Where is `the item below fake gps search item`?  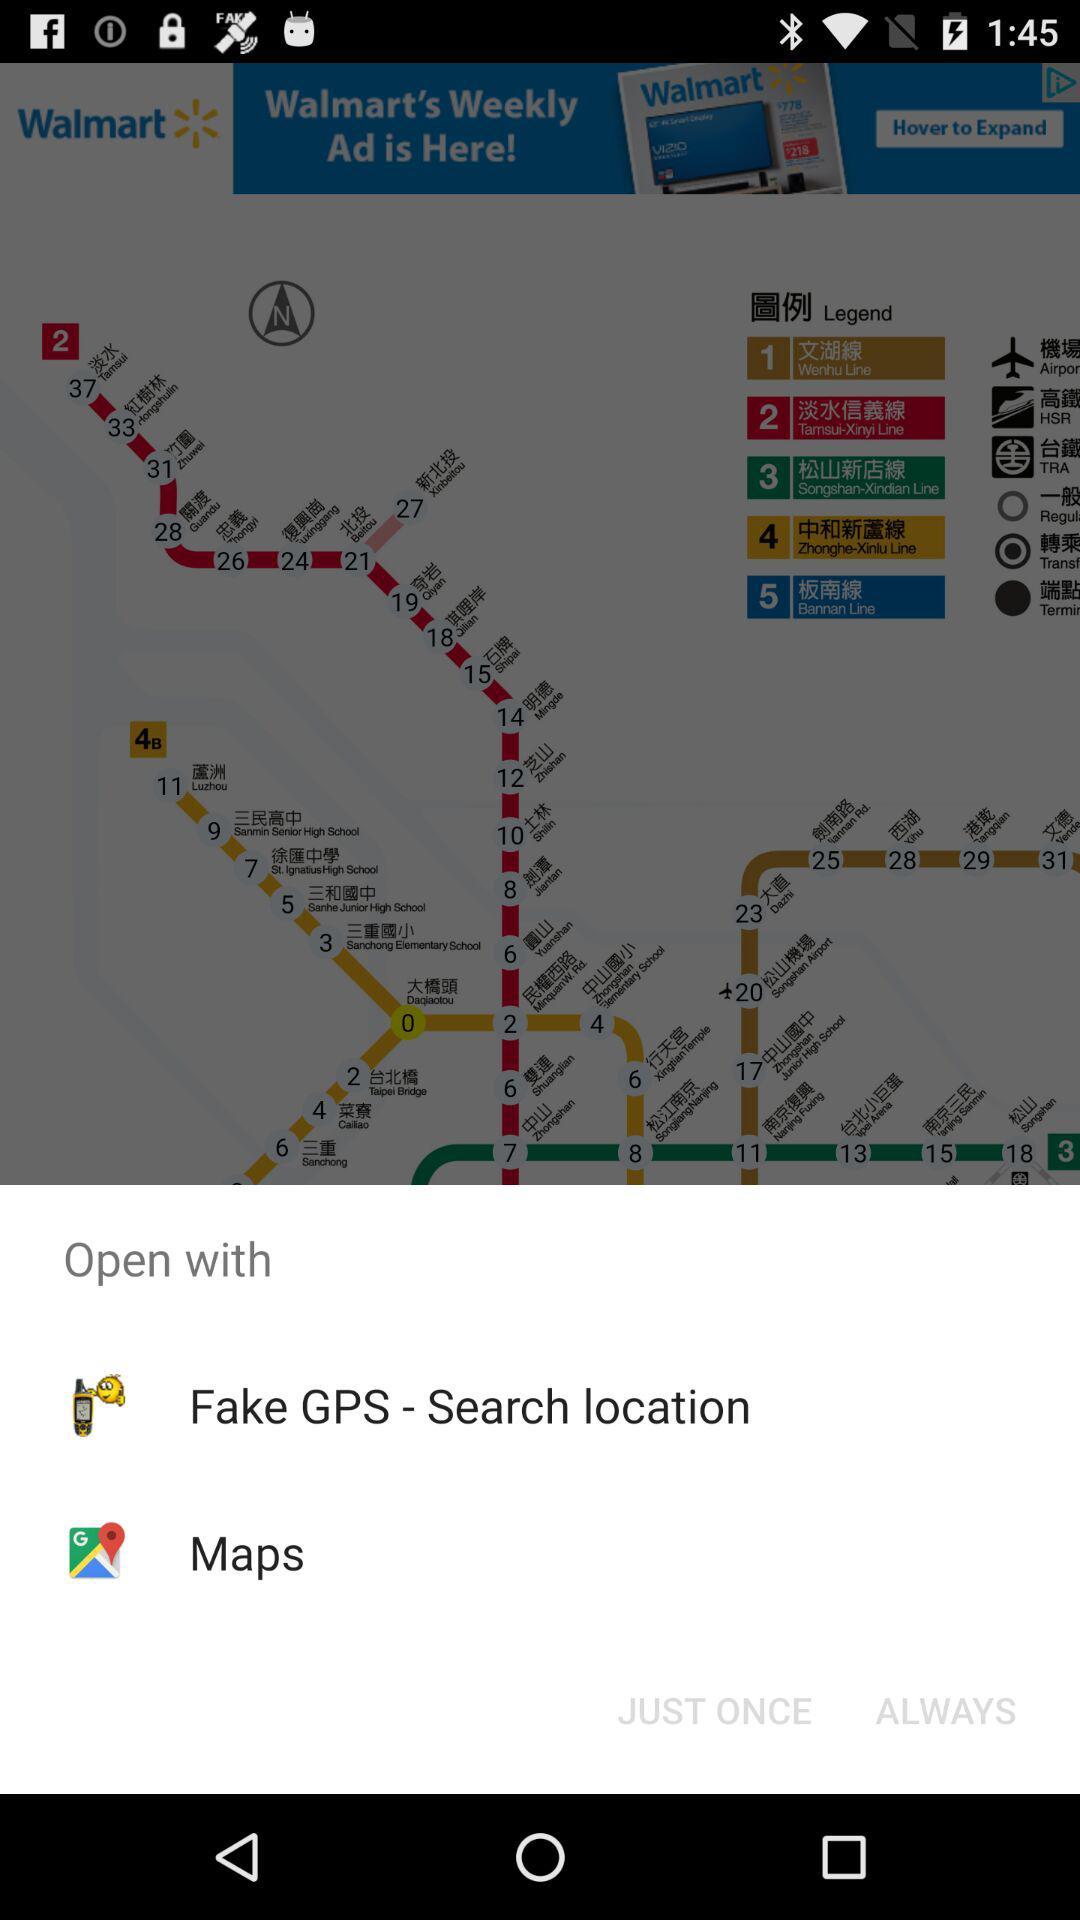 the item below fake gps search item is located at coordinates (713, 1708).